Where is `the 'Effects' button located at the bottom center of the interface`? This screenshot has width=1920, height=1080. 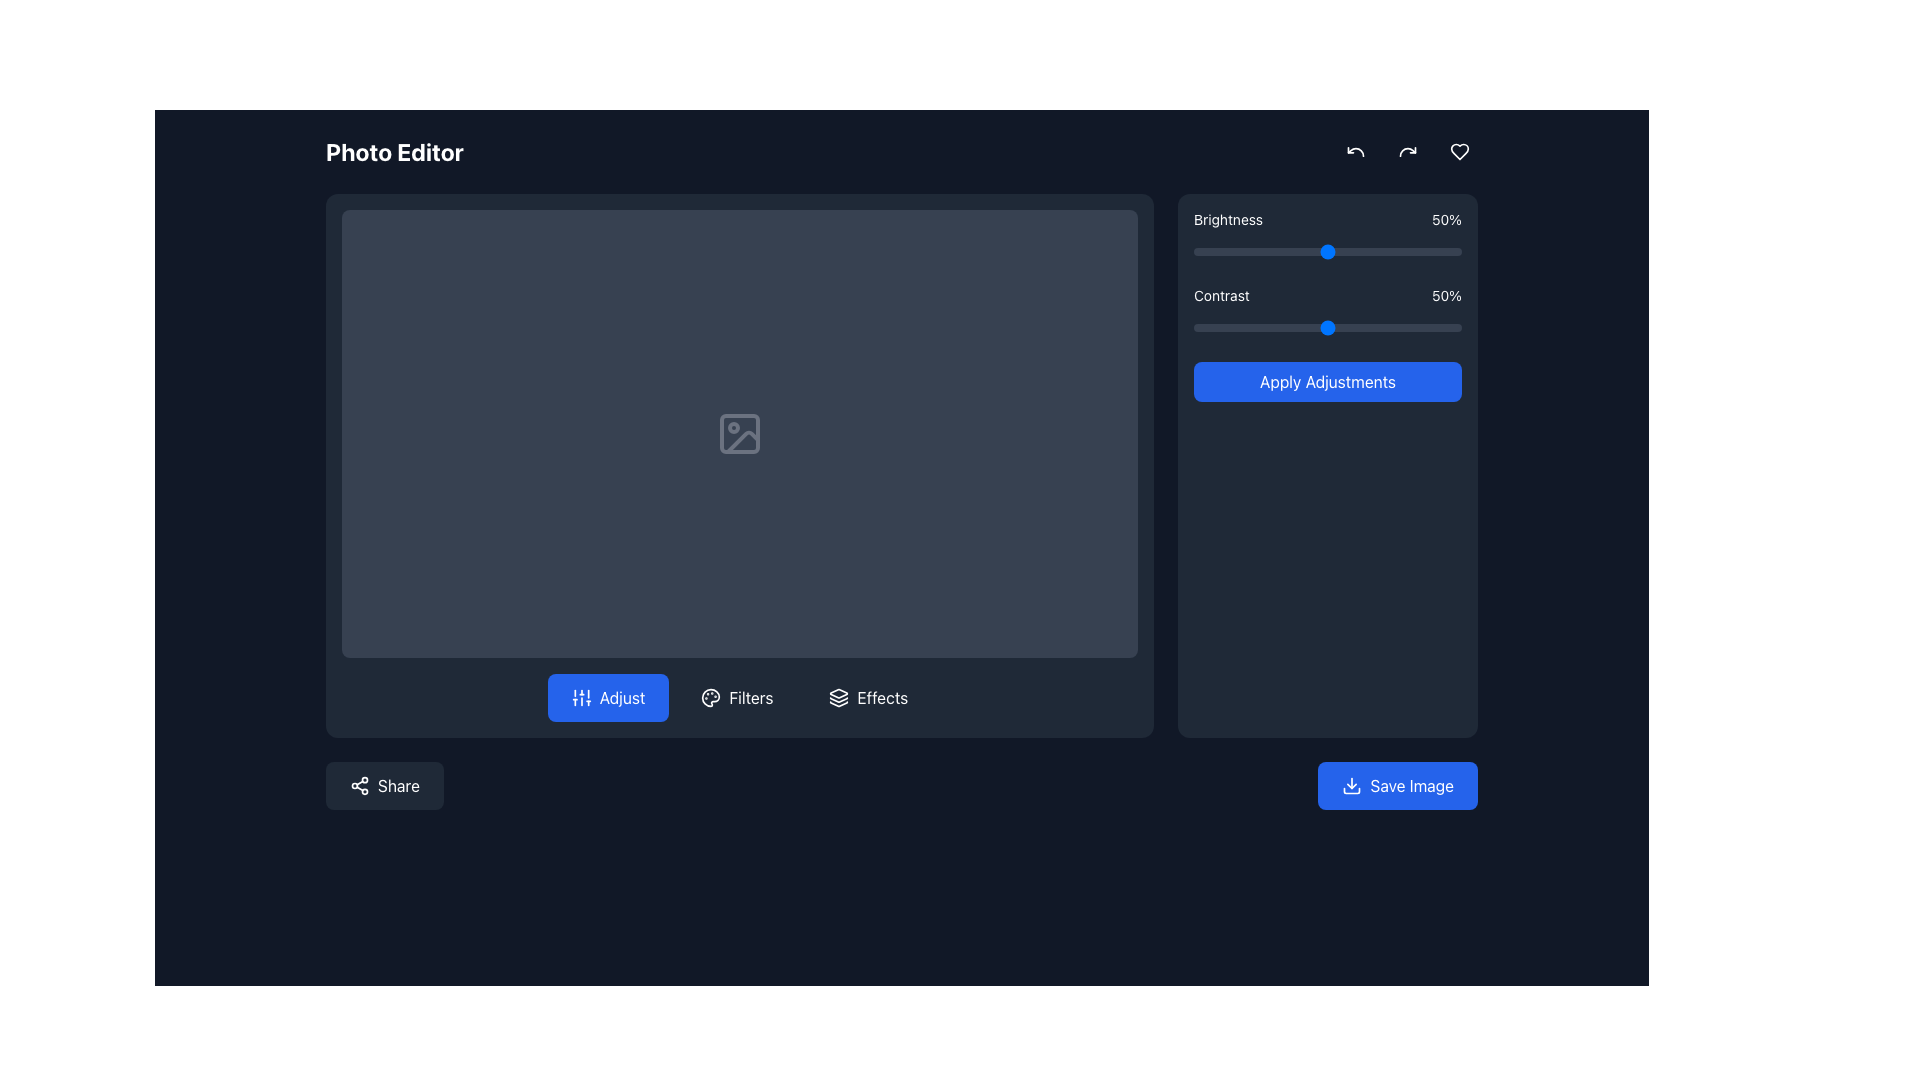 the 'Effects' button located at the bottom center of the interface is located at coordinates (868, 696).